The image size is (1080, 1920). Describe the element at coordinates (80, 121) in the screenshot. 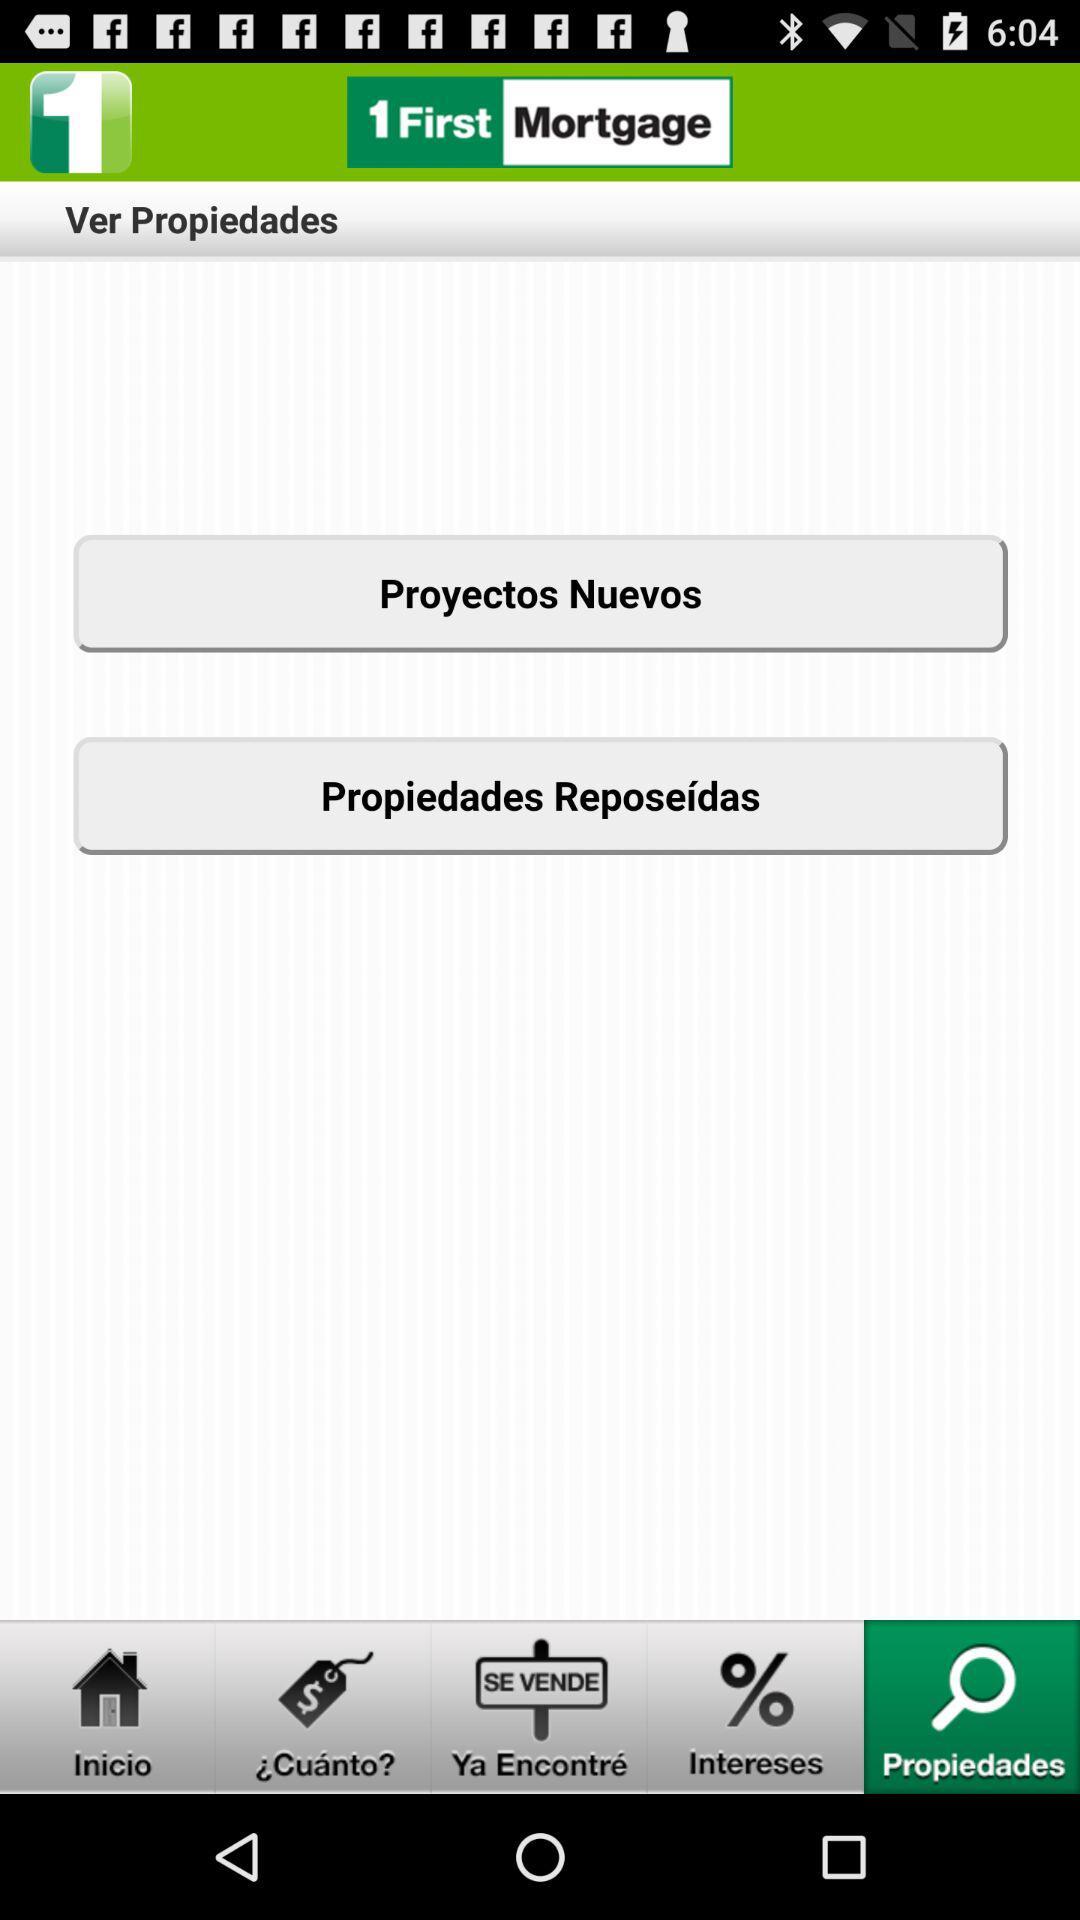

I see `home page` at that location.